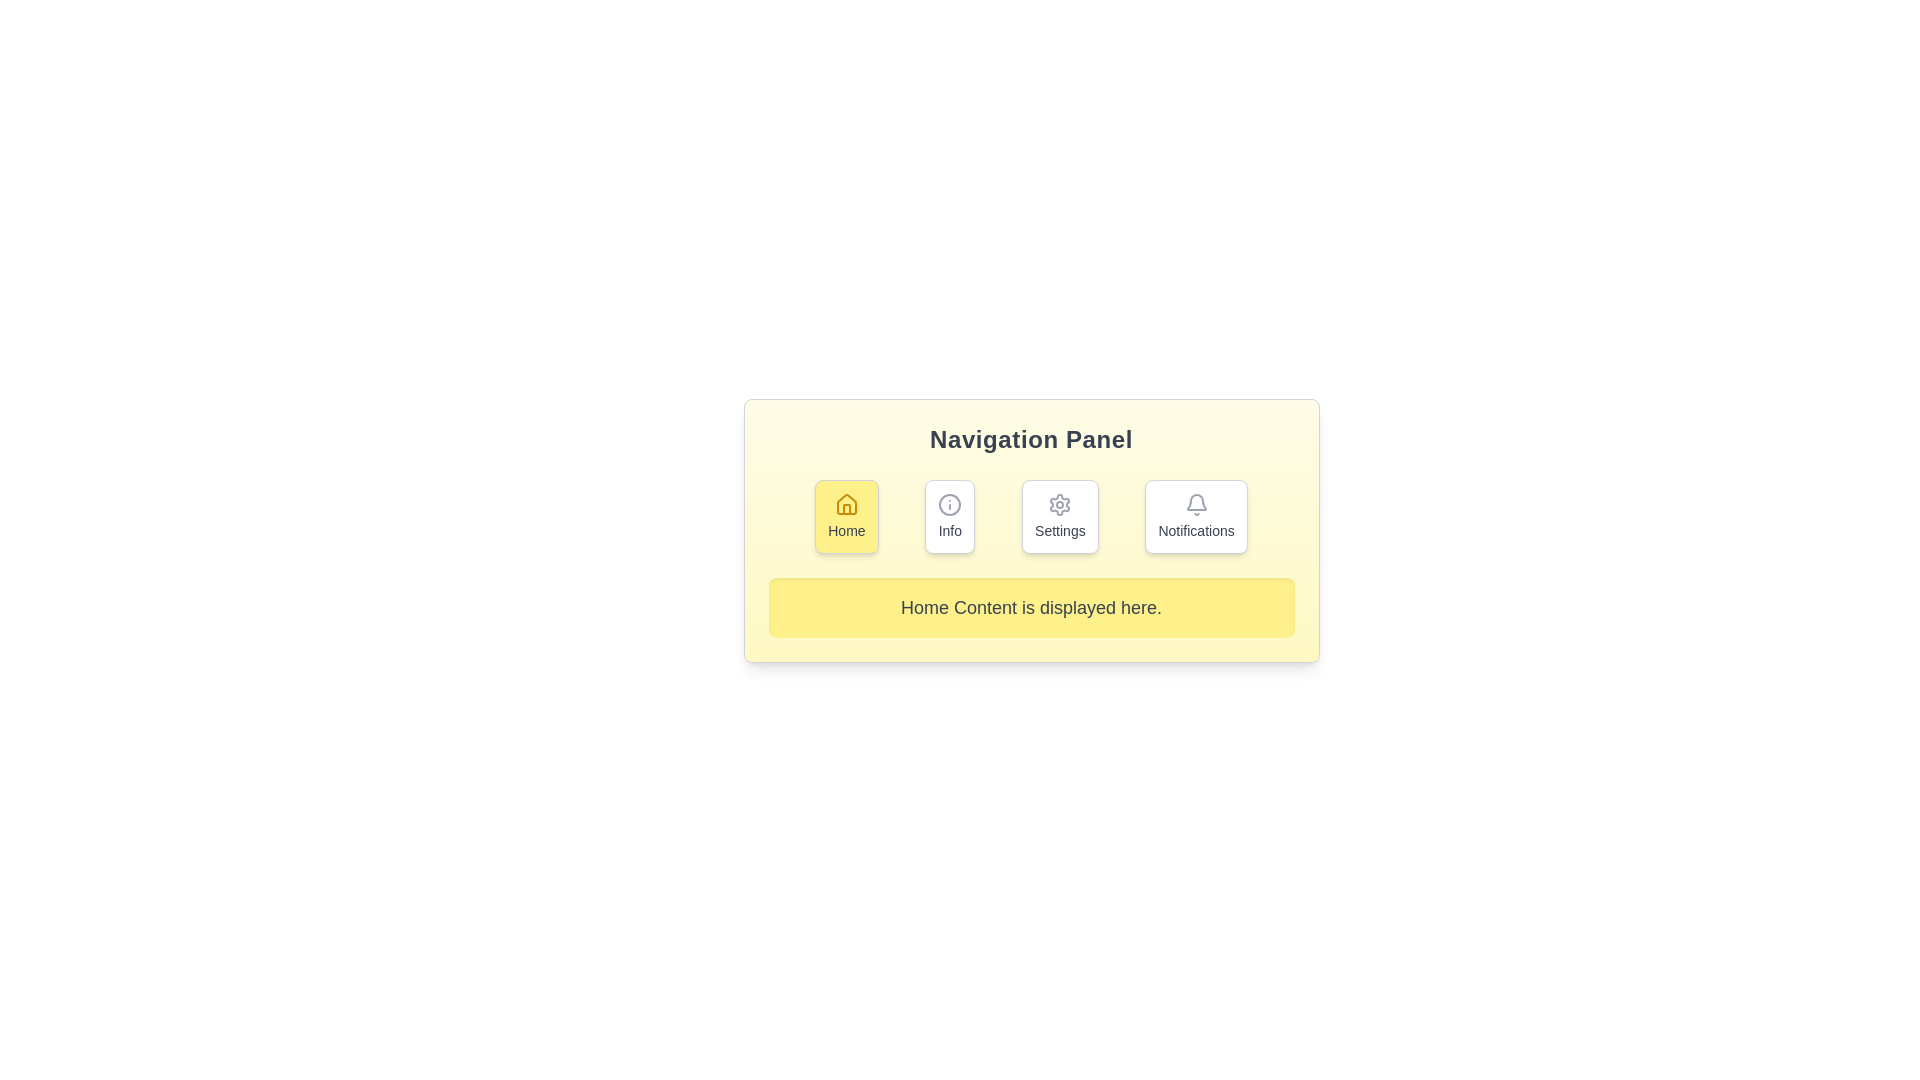  Describe the element at coordinates (1059, 504) in the screenshot. I see `the 'Settings' icon, which is the third button from the left in a row of four buttons located in the center of the interface` at that location.